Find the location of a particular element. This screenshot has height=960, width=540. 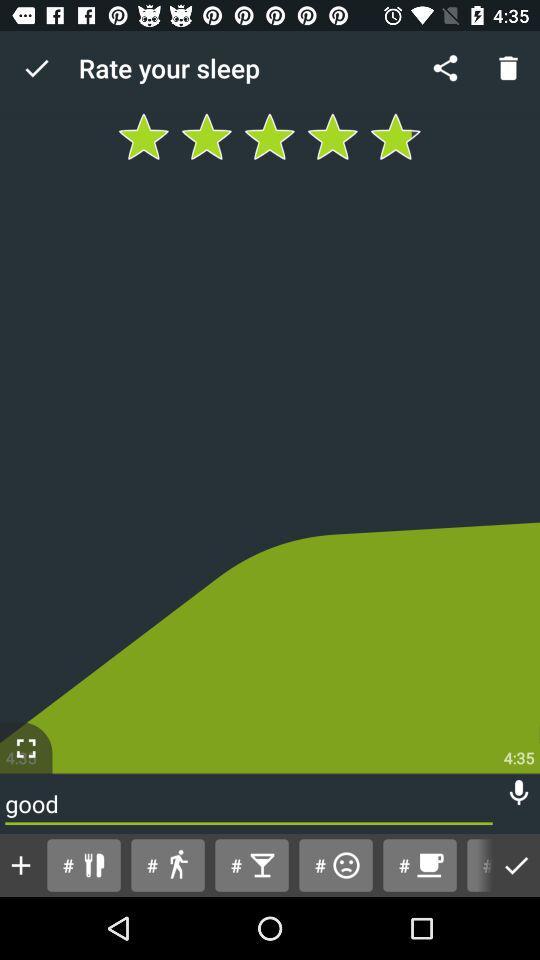

icon to the left of rate your sleep icon is located at coordinates (36, 68).